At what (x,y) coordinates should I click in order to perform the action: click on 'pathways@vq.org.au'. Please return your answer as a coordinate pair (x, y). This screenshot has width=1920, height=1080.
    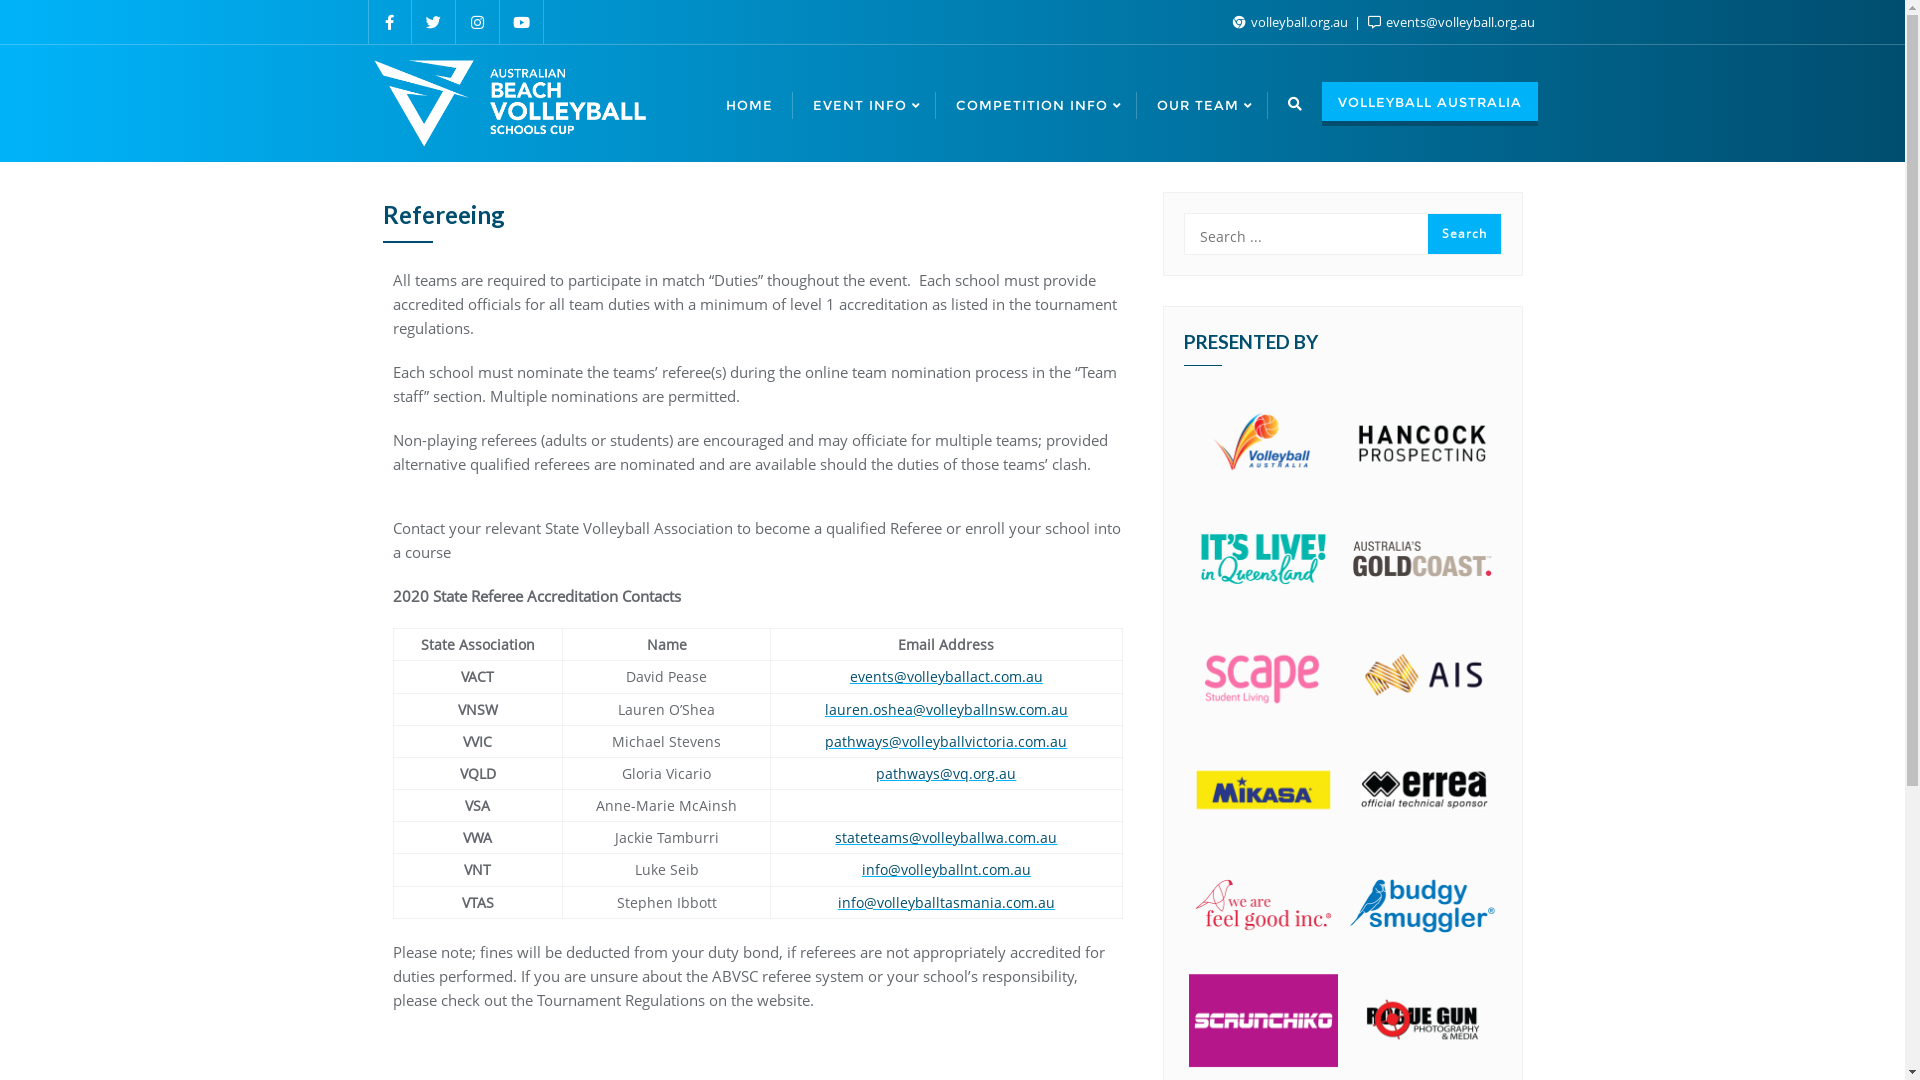
    Looking at the image, I should click on (944, 772).